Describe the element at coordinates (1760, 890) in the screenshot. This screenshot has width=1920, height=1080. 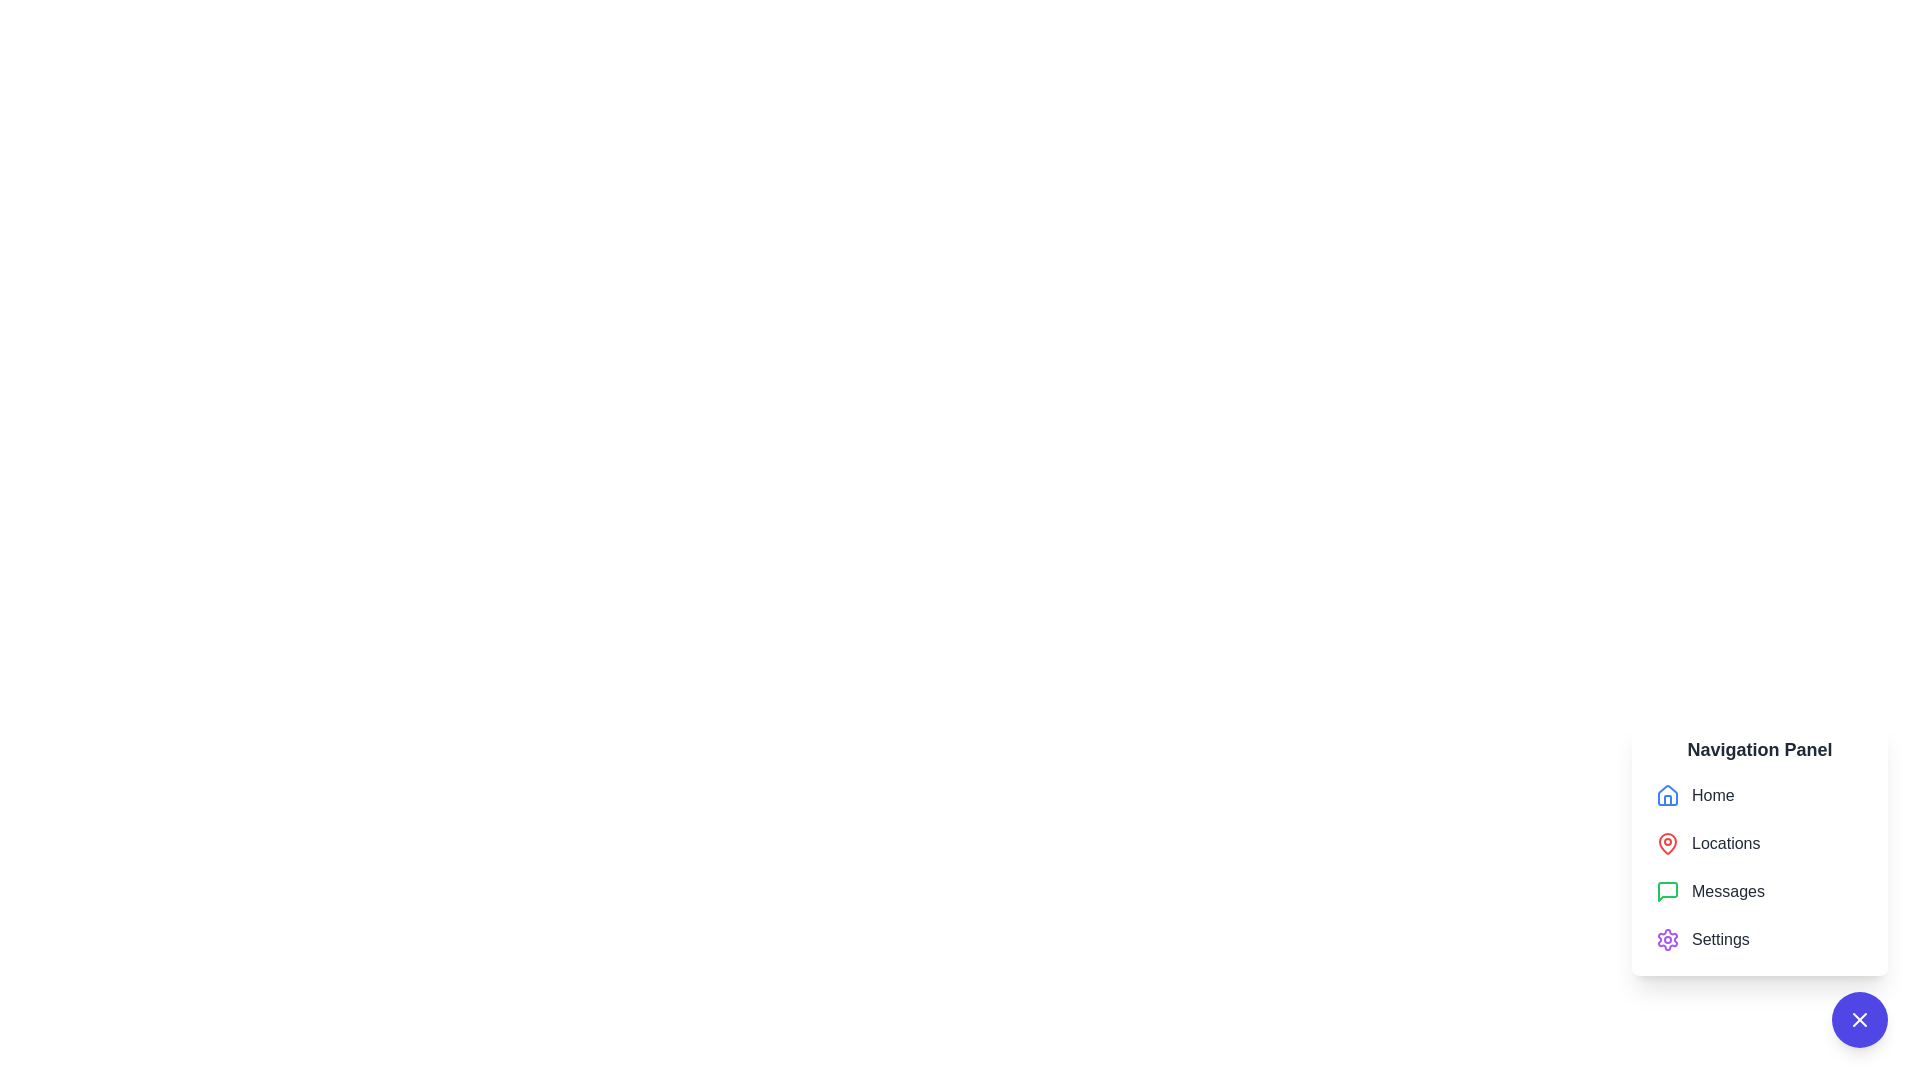
I see `the 'Messages' button located in the vertical navigation menu, positioned between 'Locations' and 'Settings'` at that location.